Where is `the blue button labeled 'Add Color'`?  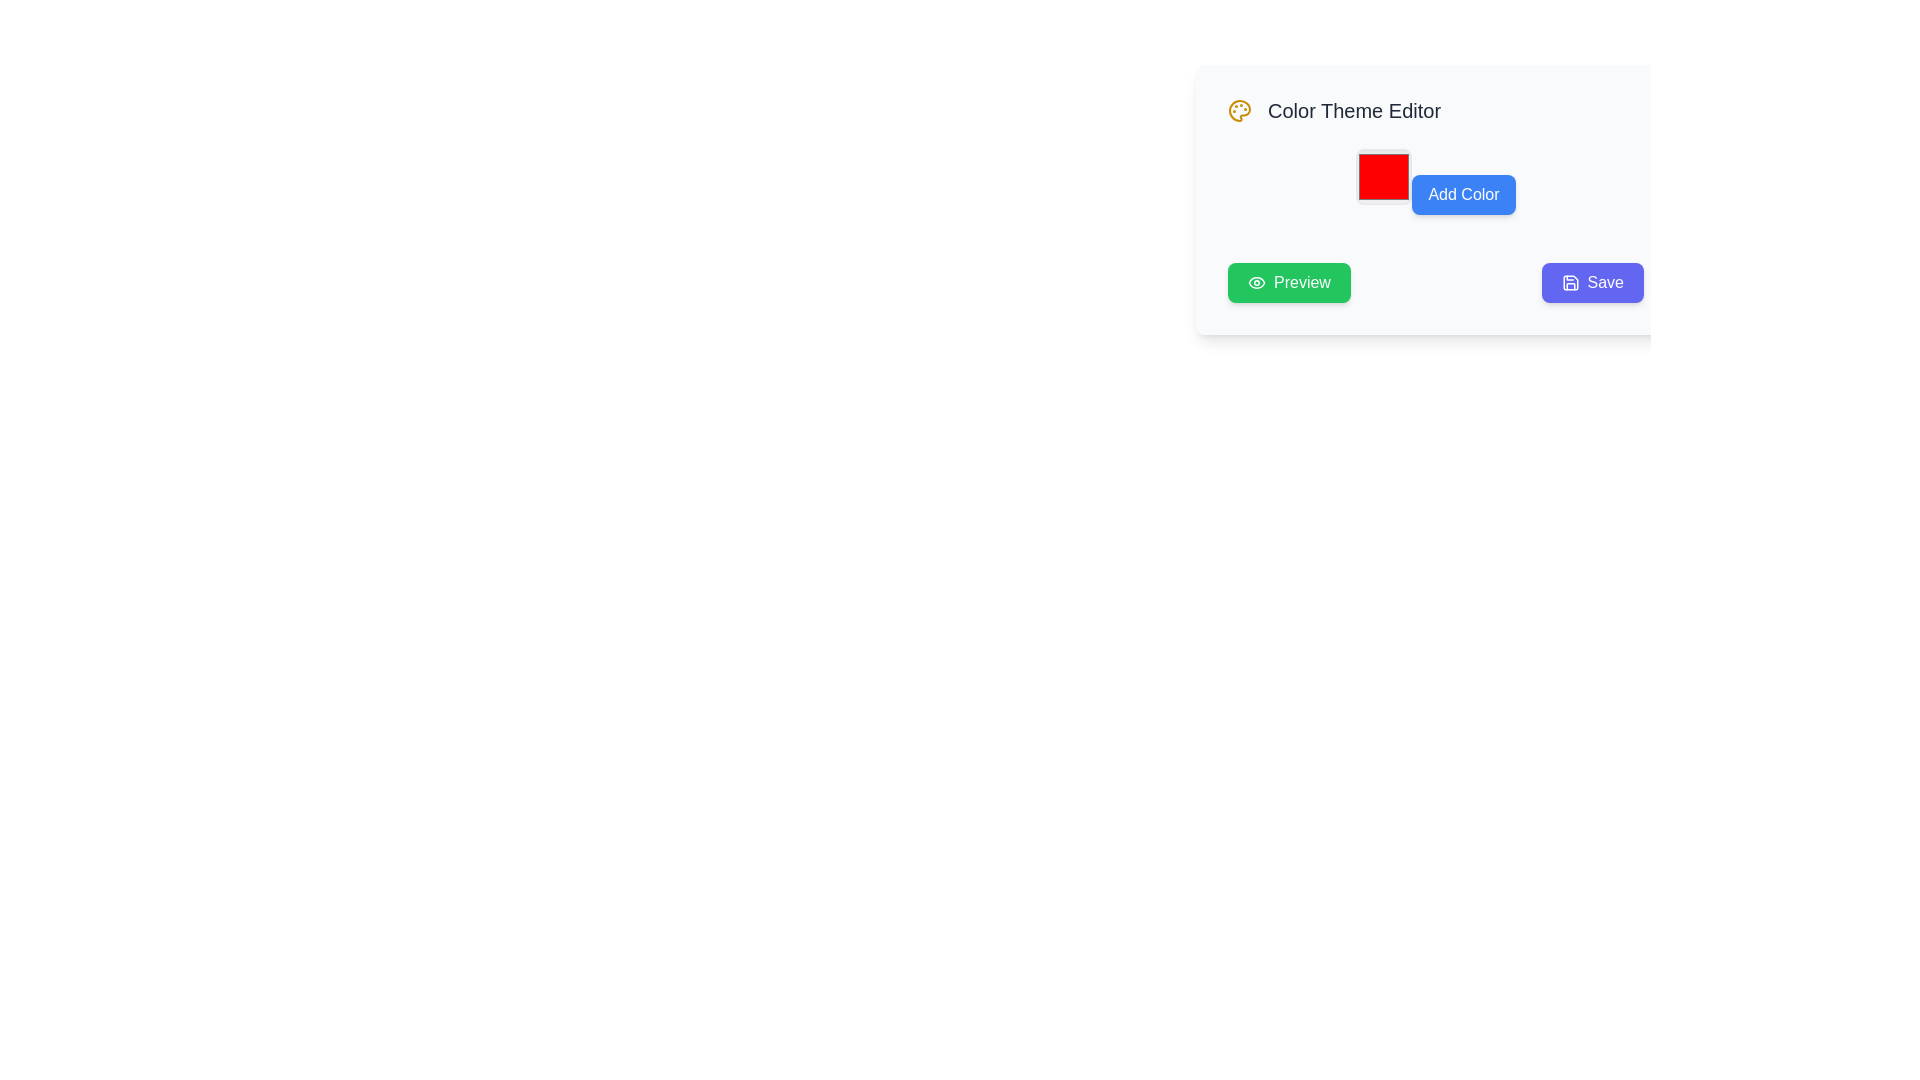 the blue button labeled 'Add Color' is located at coordinates (1434, 181).